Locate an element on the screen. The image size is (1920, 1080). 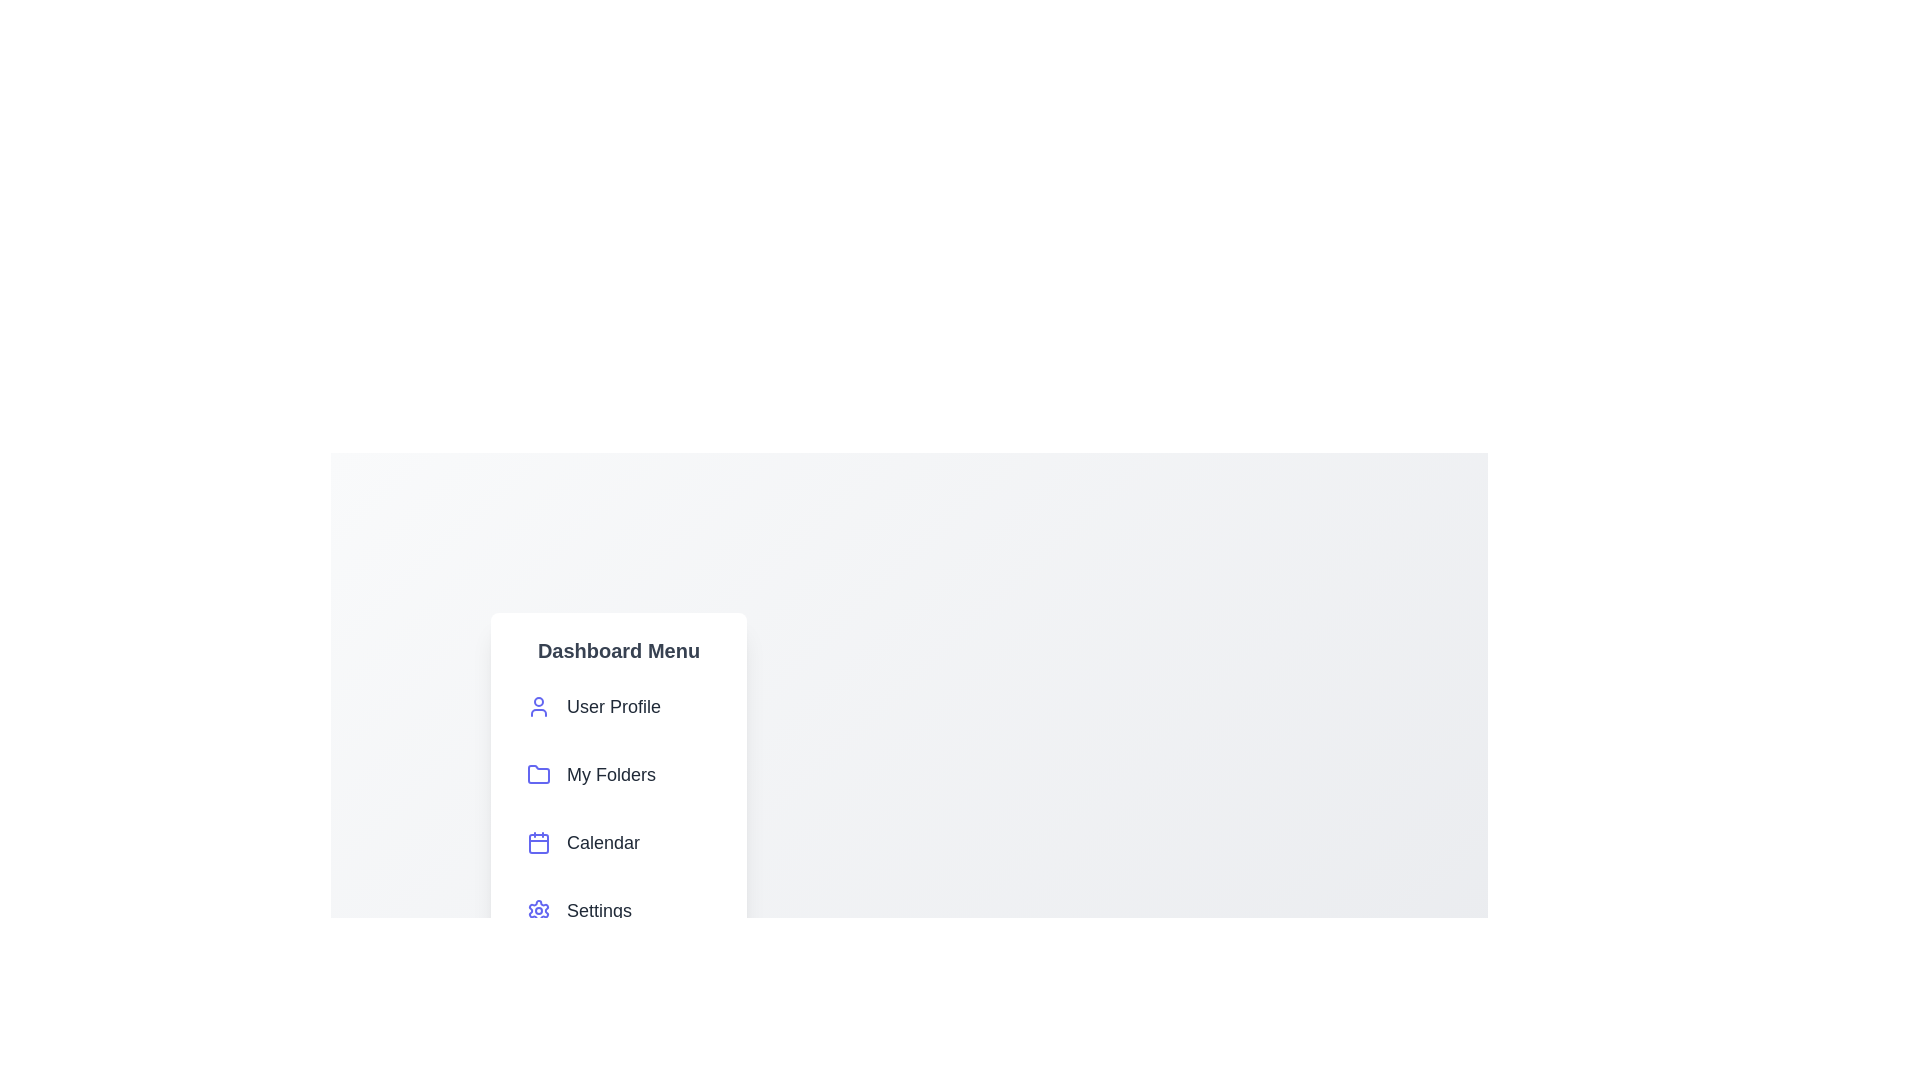
the 'Calendar' menu item is located at coordinates (618, 843).